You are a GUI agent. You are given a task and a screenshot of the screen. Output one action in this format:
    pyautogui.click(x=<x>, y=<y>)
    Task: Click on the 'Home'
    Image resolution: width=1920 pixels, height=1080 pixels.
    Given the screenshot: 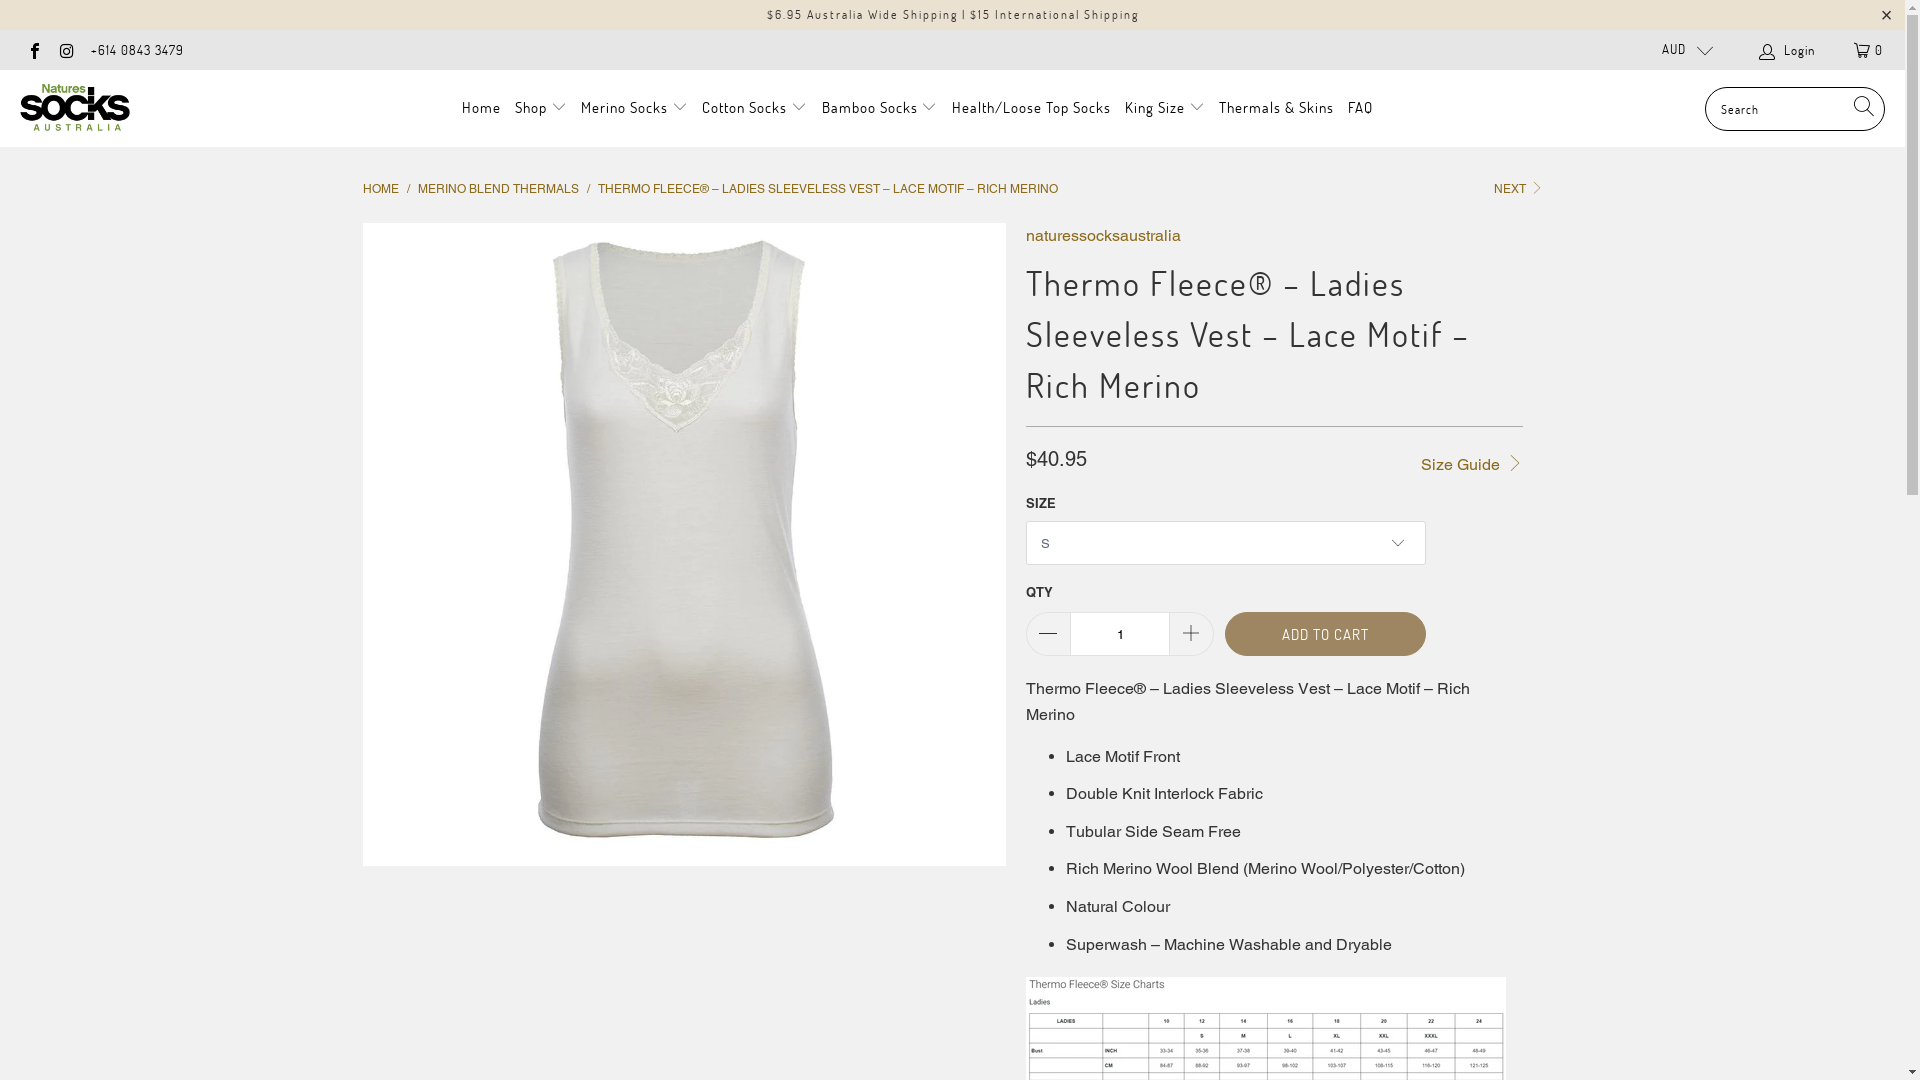 What is the action you would take?
    pyautogui.click(x=460, y=108)
    